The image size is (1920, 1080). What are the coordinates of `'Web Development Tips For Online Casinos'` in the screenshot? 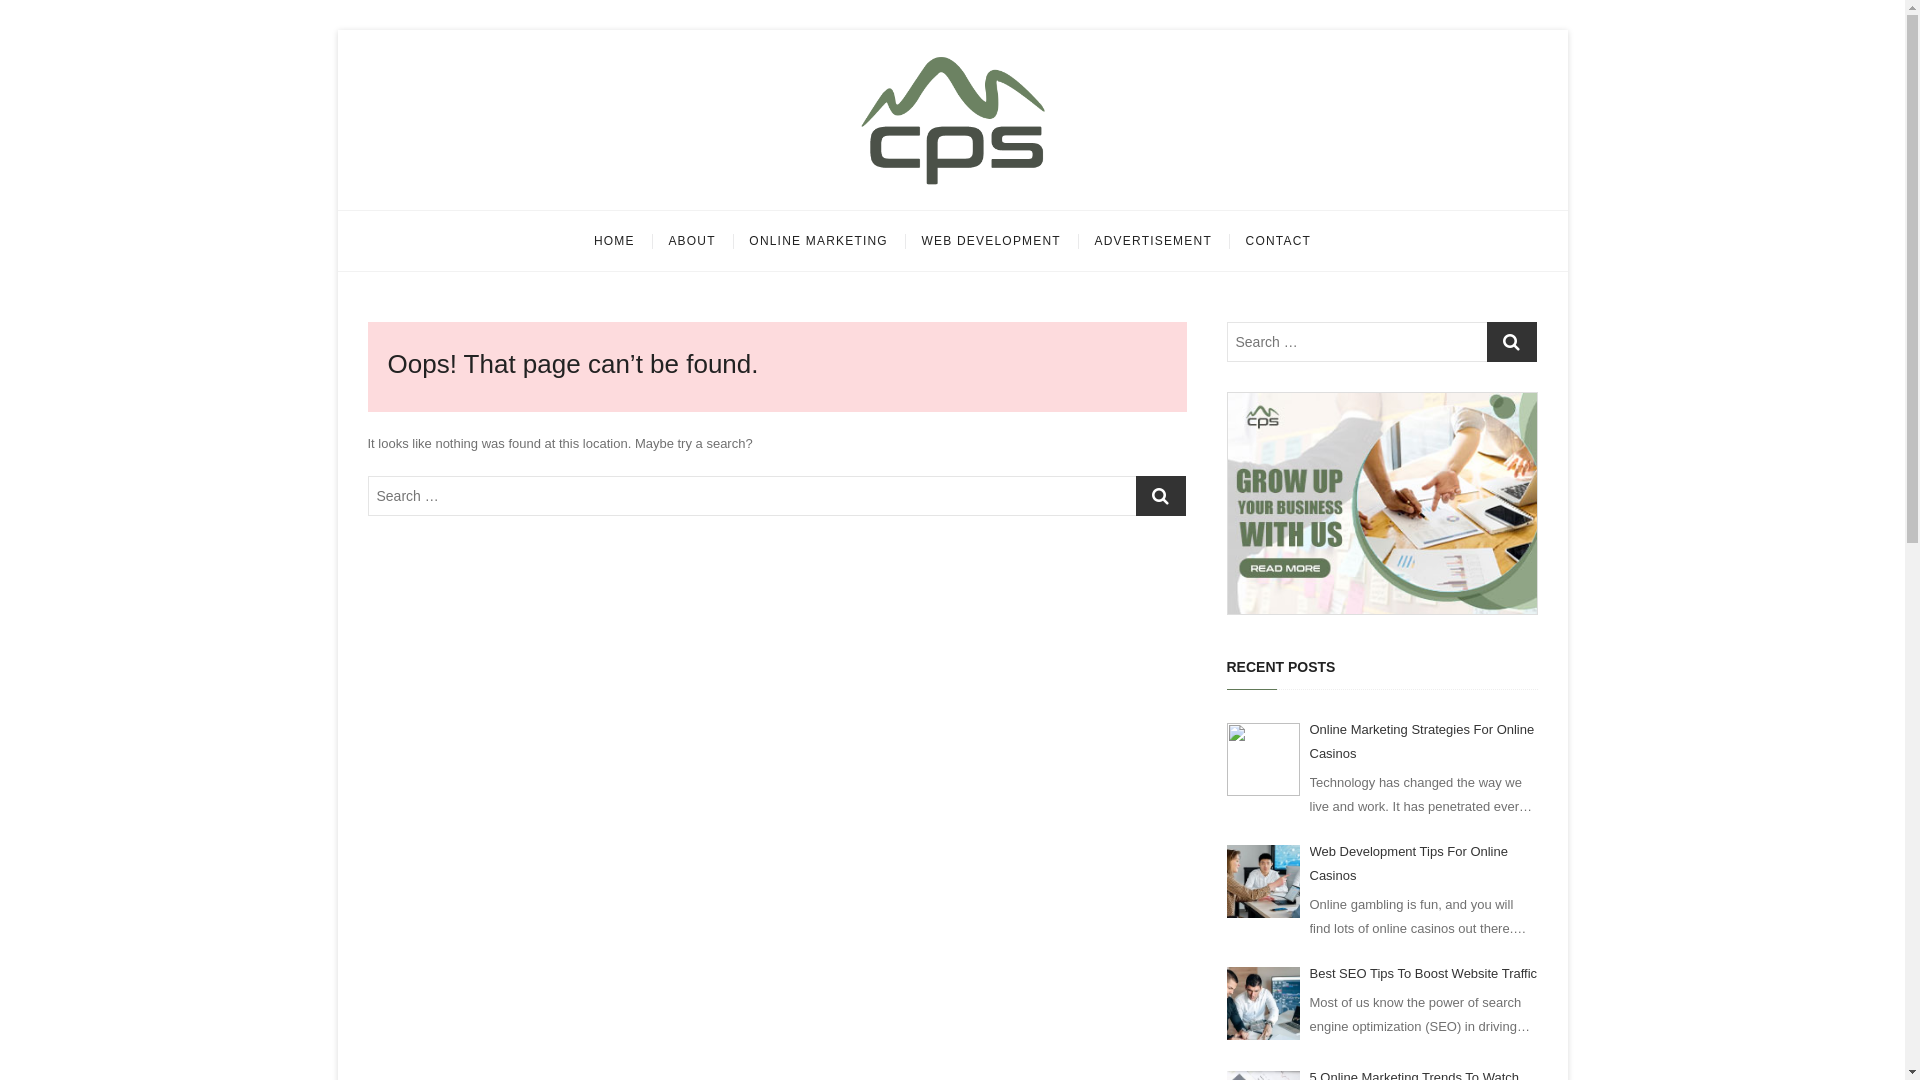 It's located at (1261, 880).